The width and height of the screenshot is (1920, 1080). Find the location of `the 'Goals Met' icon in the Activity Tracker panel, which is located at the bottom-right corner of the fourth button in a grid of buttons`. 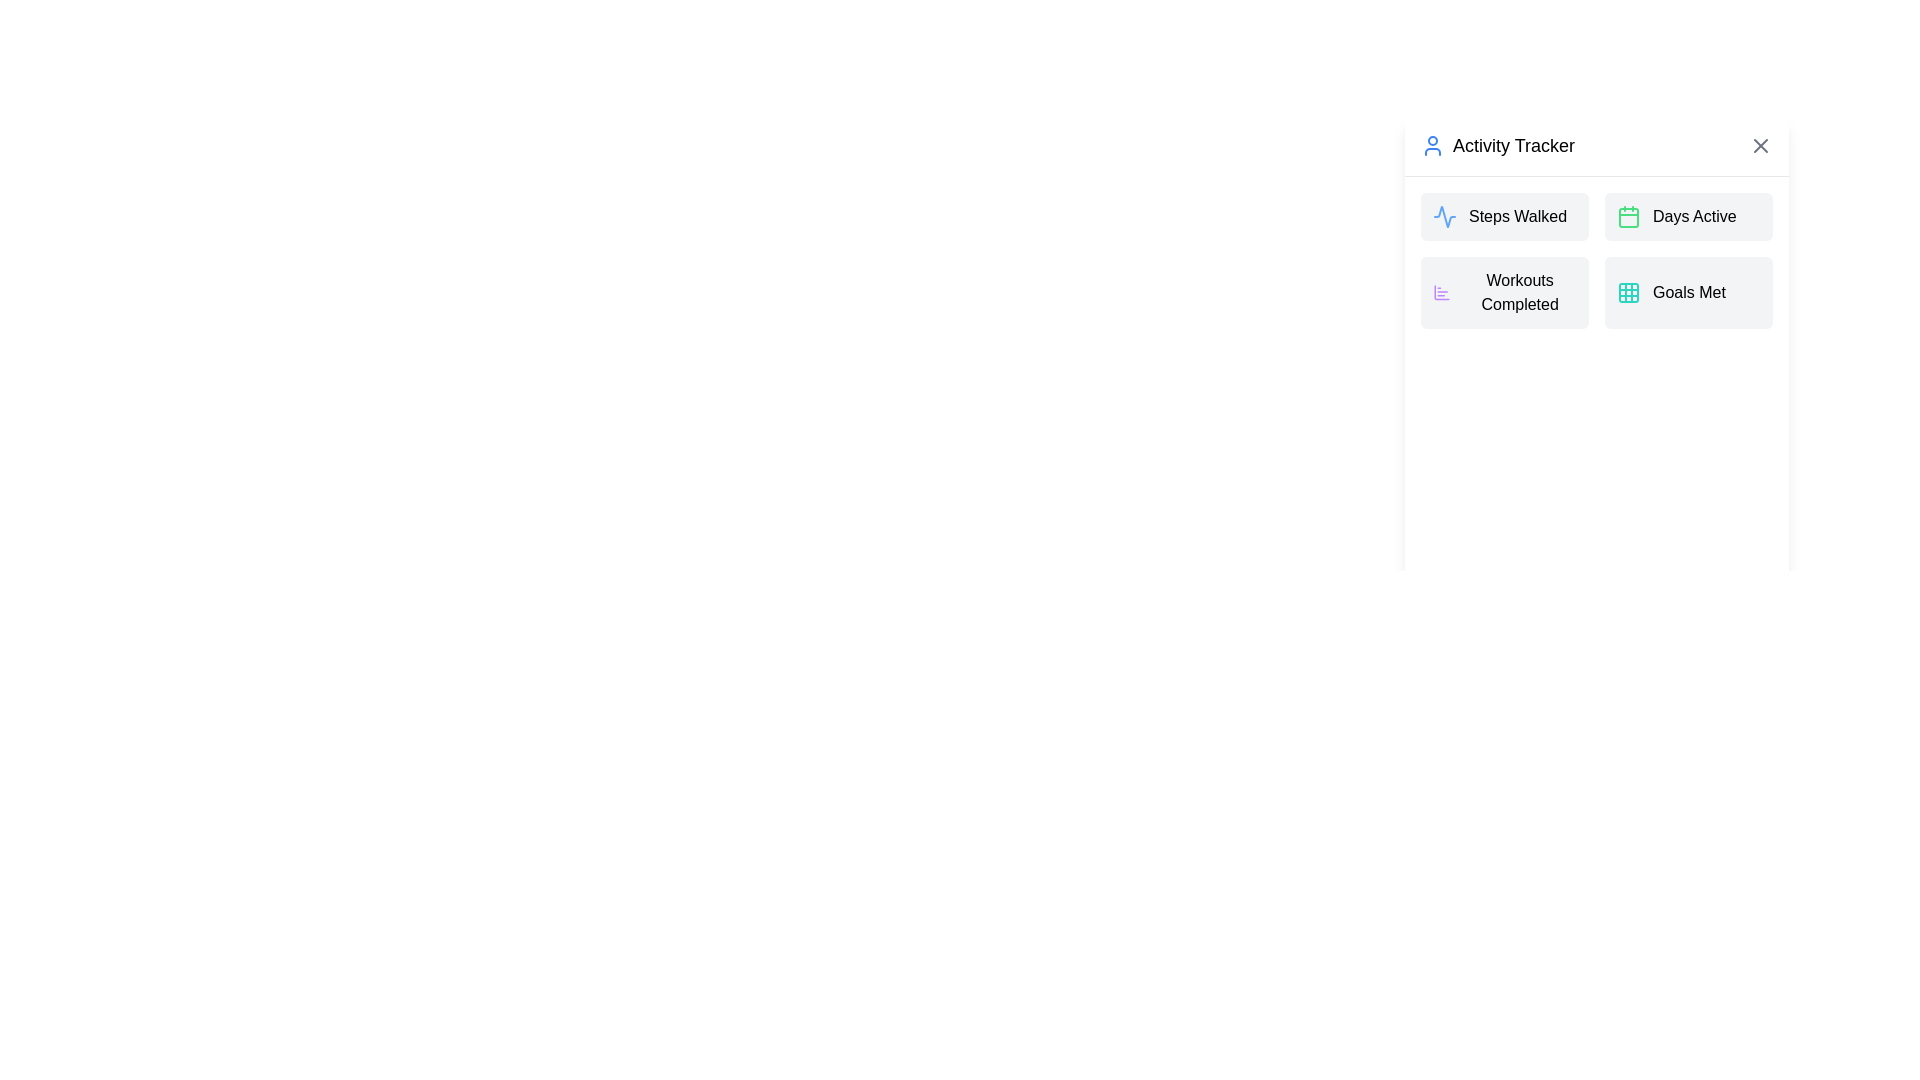

the 'Goals Met' icon in the Activity Tracker panel, which is located at the bottom-right corner of the fourth button in a grid of buttons is located at coordinates (1628, 293).